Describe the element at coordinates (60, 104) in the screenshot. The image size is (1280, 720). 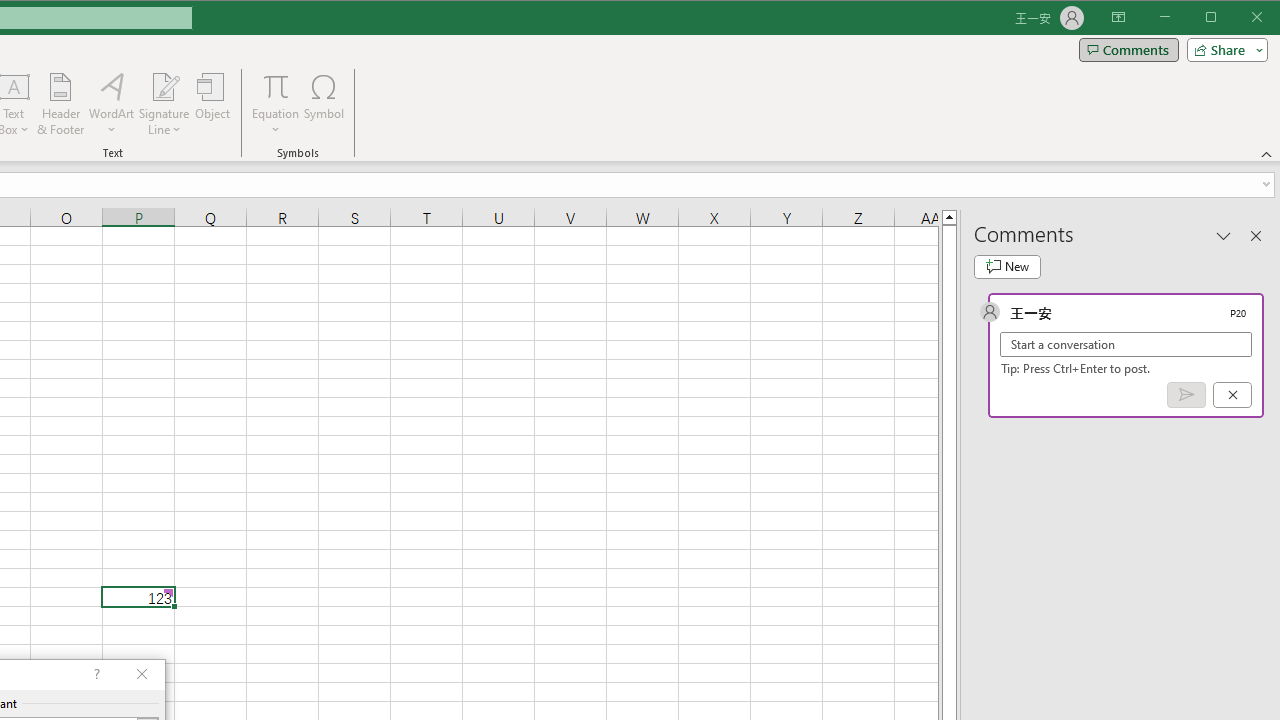
I see `'Header & Footer...'` at that location.